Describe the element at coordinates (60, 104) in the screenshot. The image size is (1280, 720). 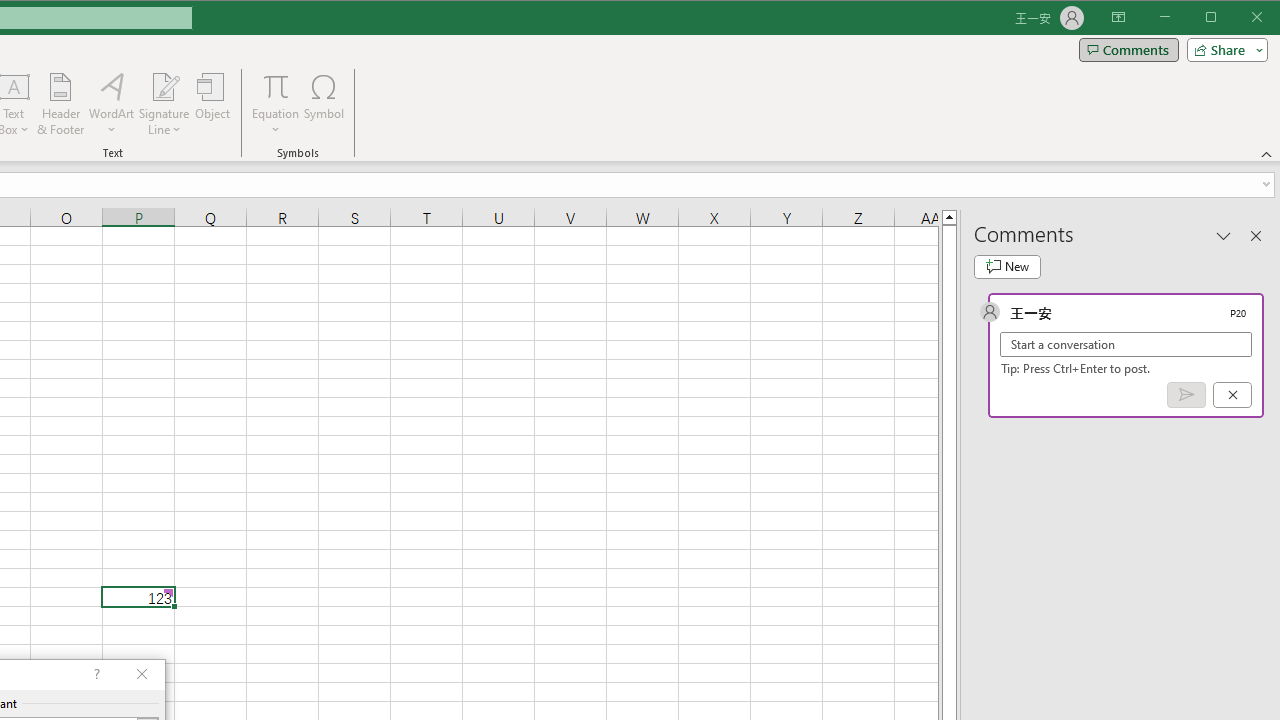
I see `'Header & Footer...'` at that location.